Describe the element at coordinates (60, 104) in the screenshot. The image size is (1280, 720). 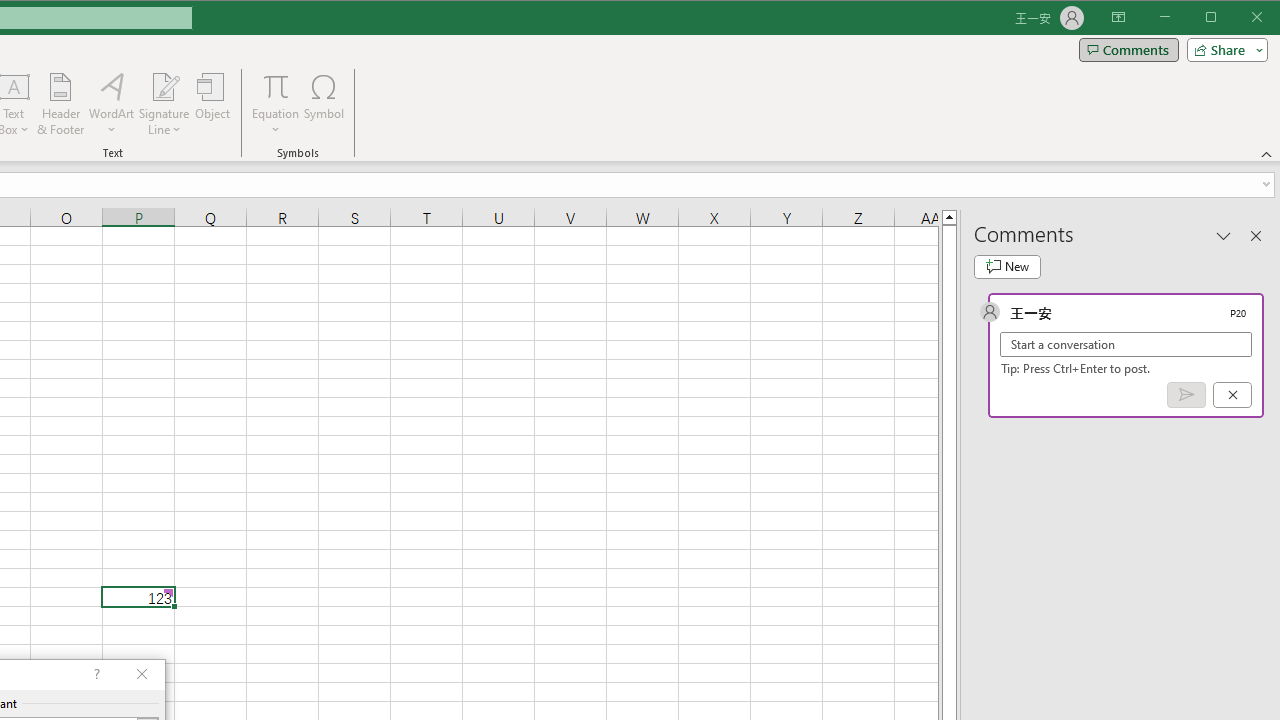
I see `'Header & Footer...'` at that location.